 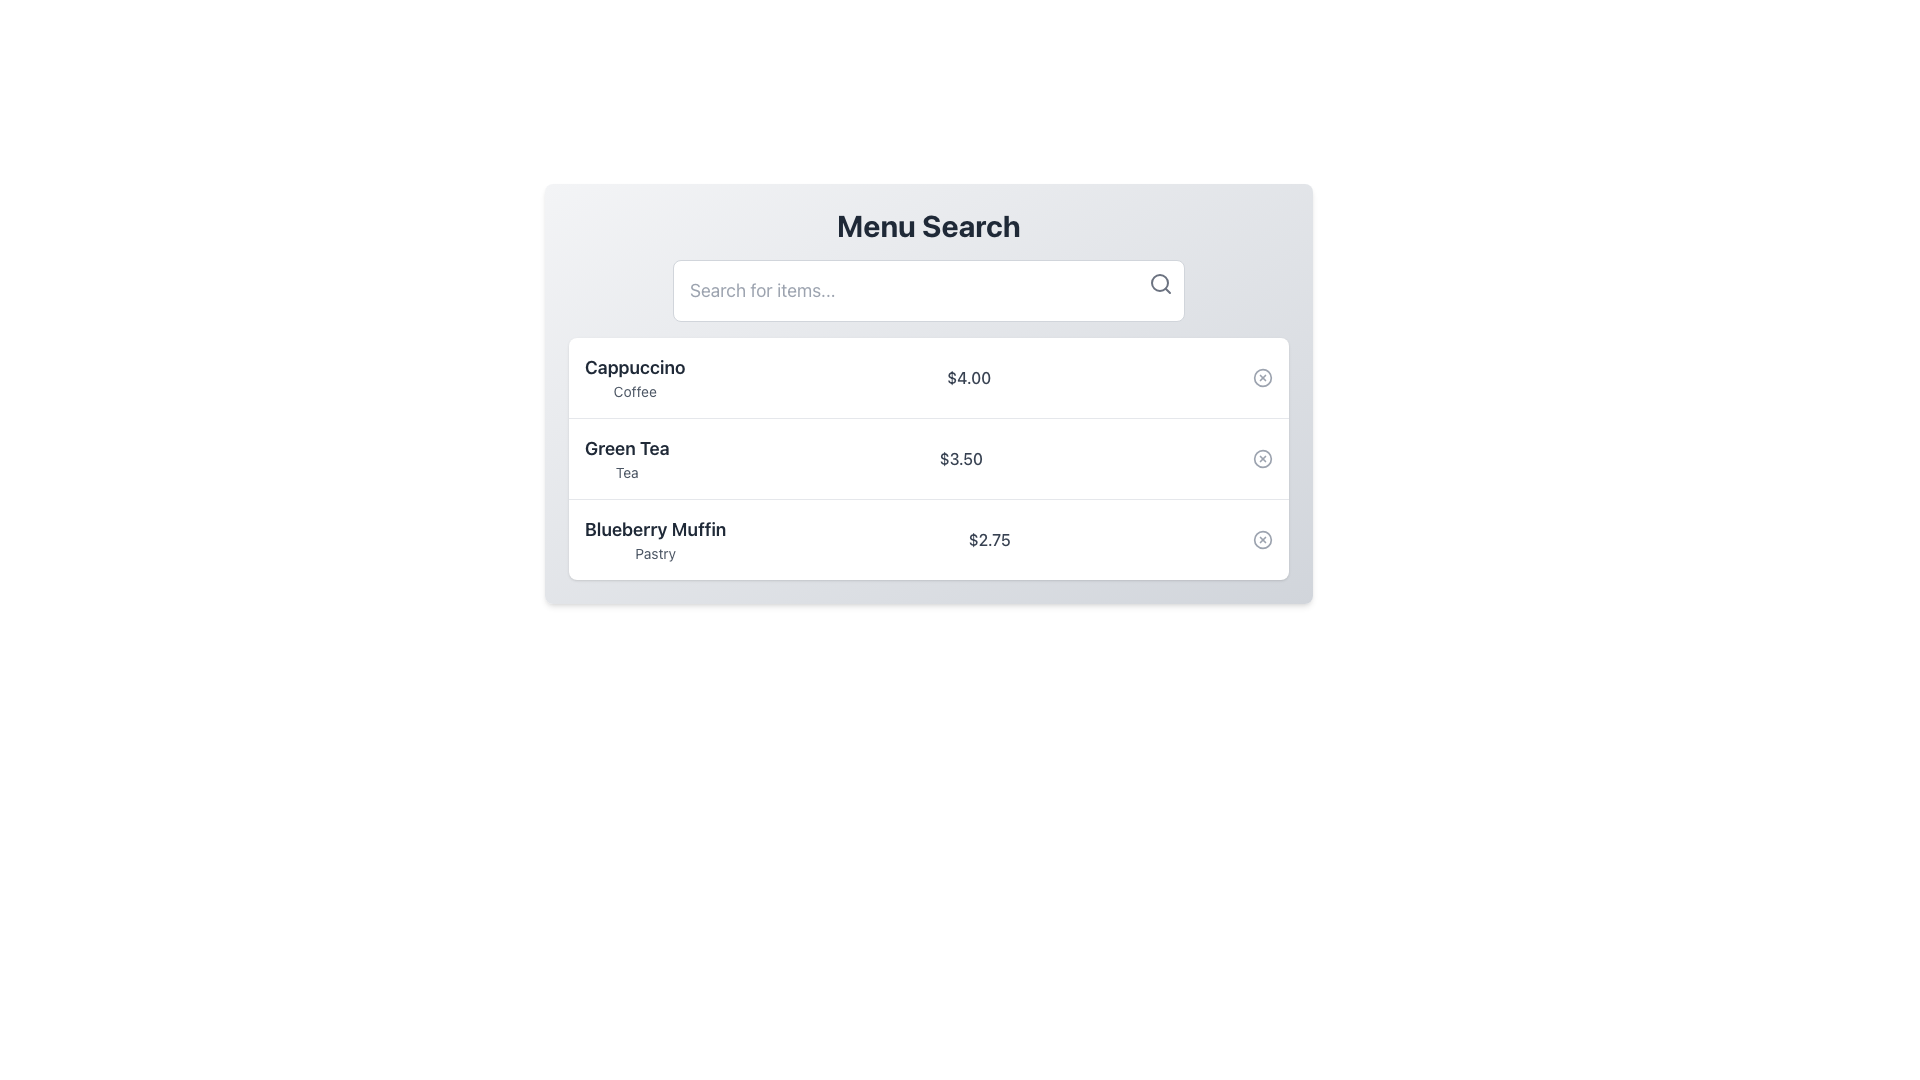 What do you see at coordinates (961, 459) in the screenshot?
I see `the Static Text Component displaying the price of 'Green Tea', which is located on the right side of the 'Green Tea' item row in a list-style menu interface` at bounding box center [961, 459].